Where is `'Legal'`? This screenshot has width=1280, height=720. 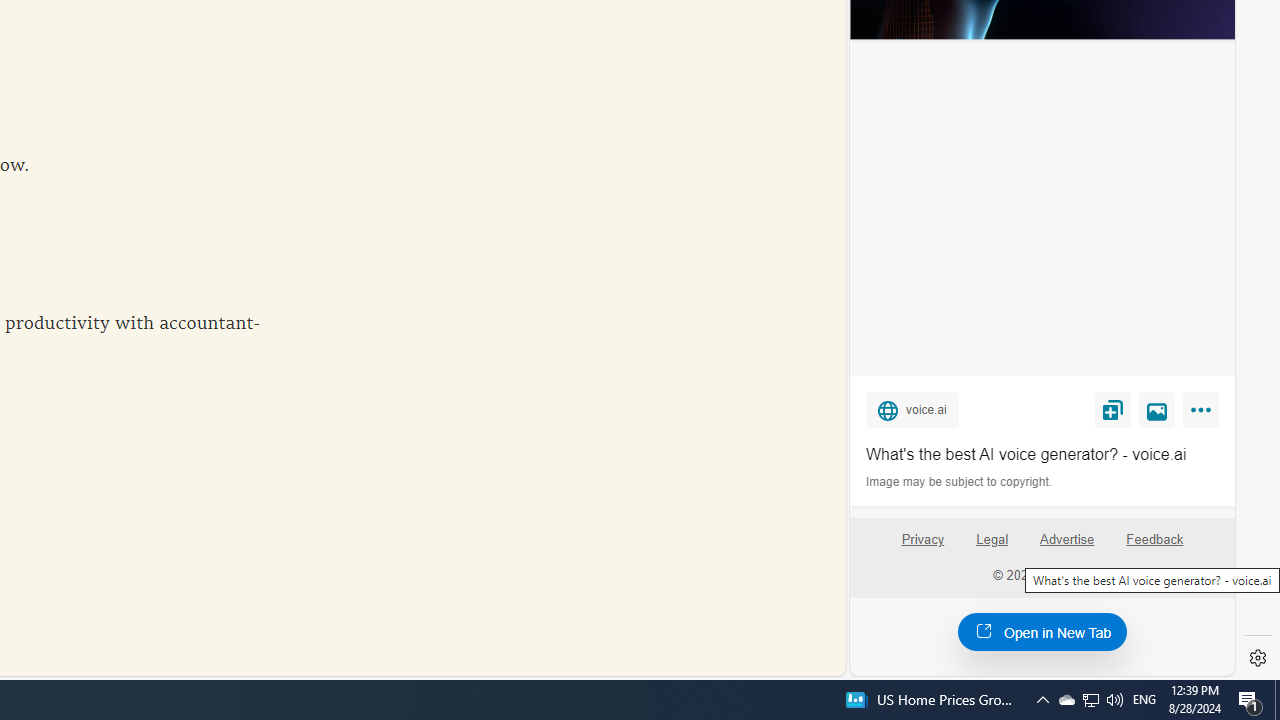 'Legal' is located at coordinates (992, 538).